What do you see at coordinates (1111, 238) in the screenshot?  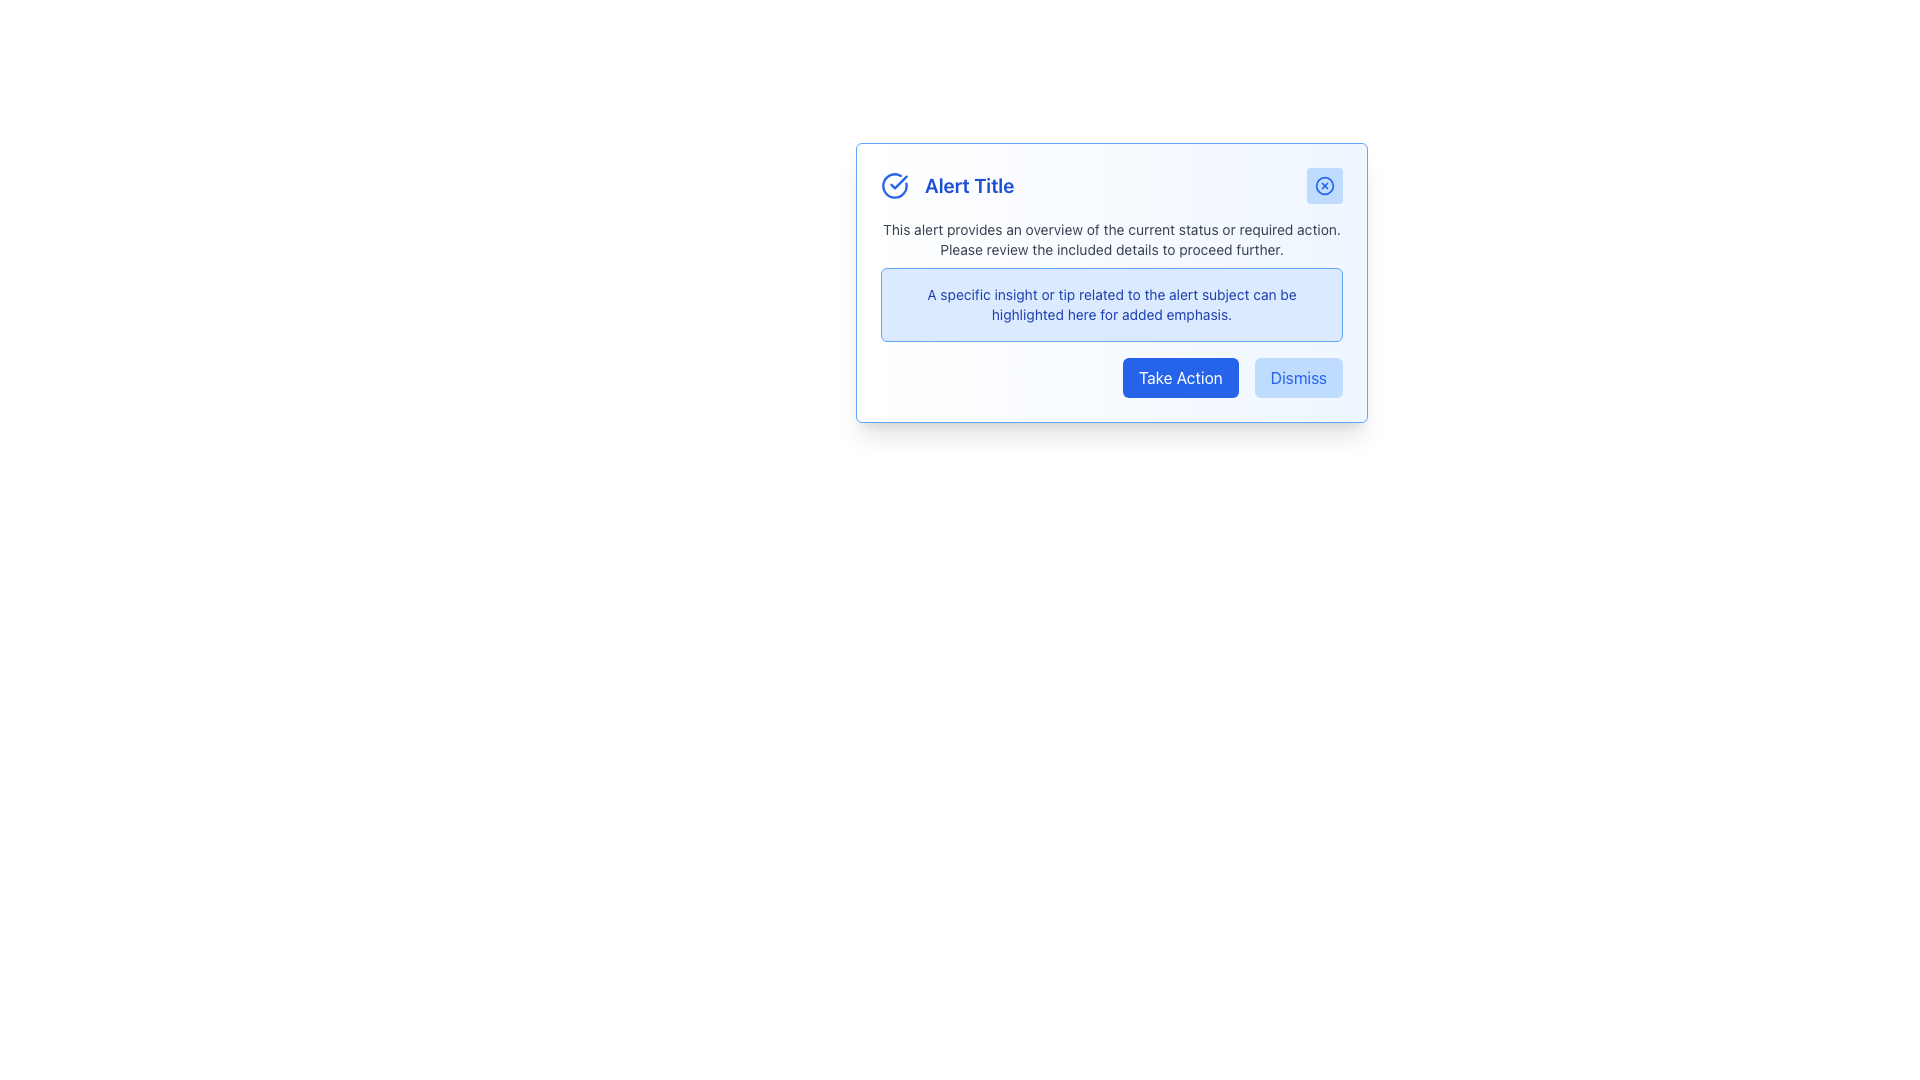 I see `the Text block that provides detailed description or context for the alert displayed in the card, positioned below the 'Alert Title' and above the highlighted tip section` at bounding box center [1111, 238].